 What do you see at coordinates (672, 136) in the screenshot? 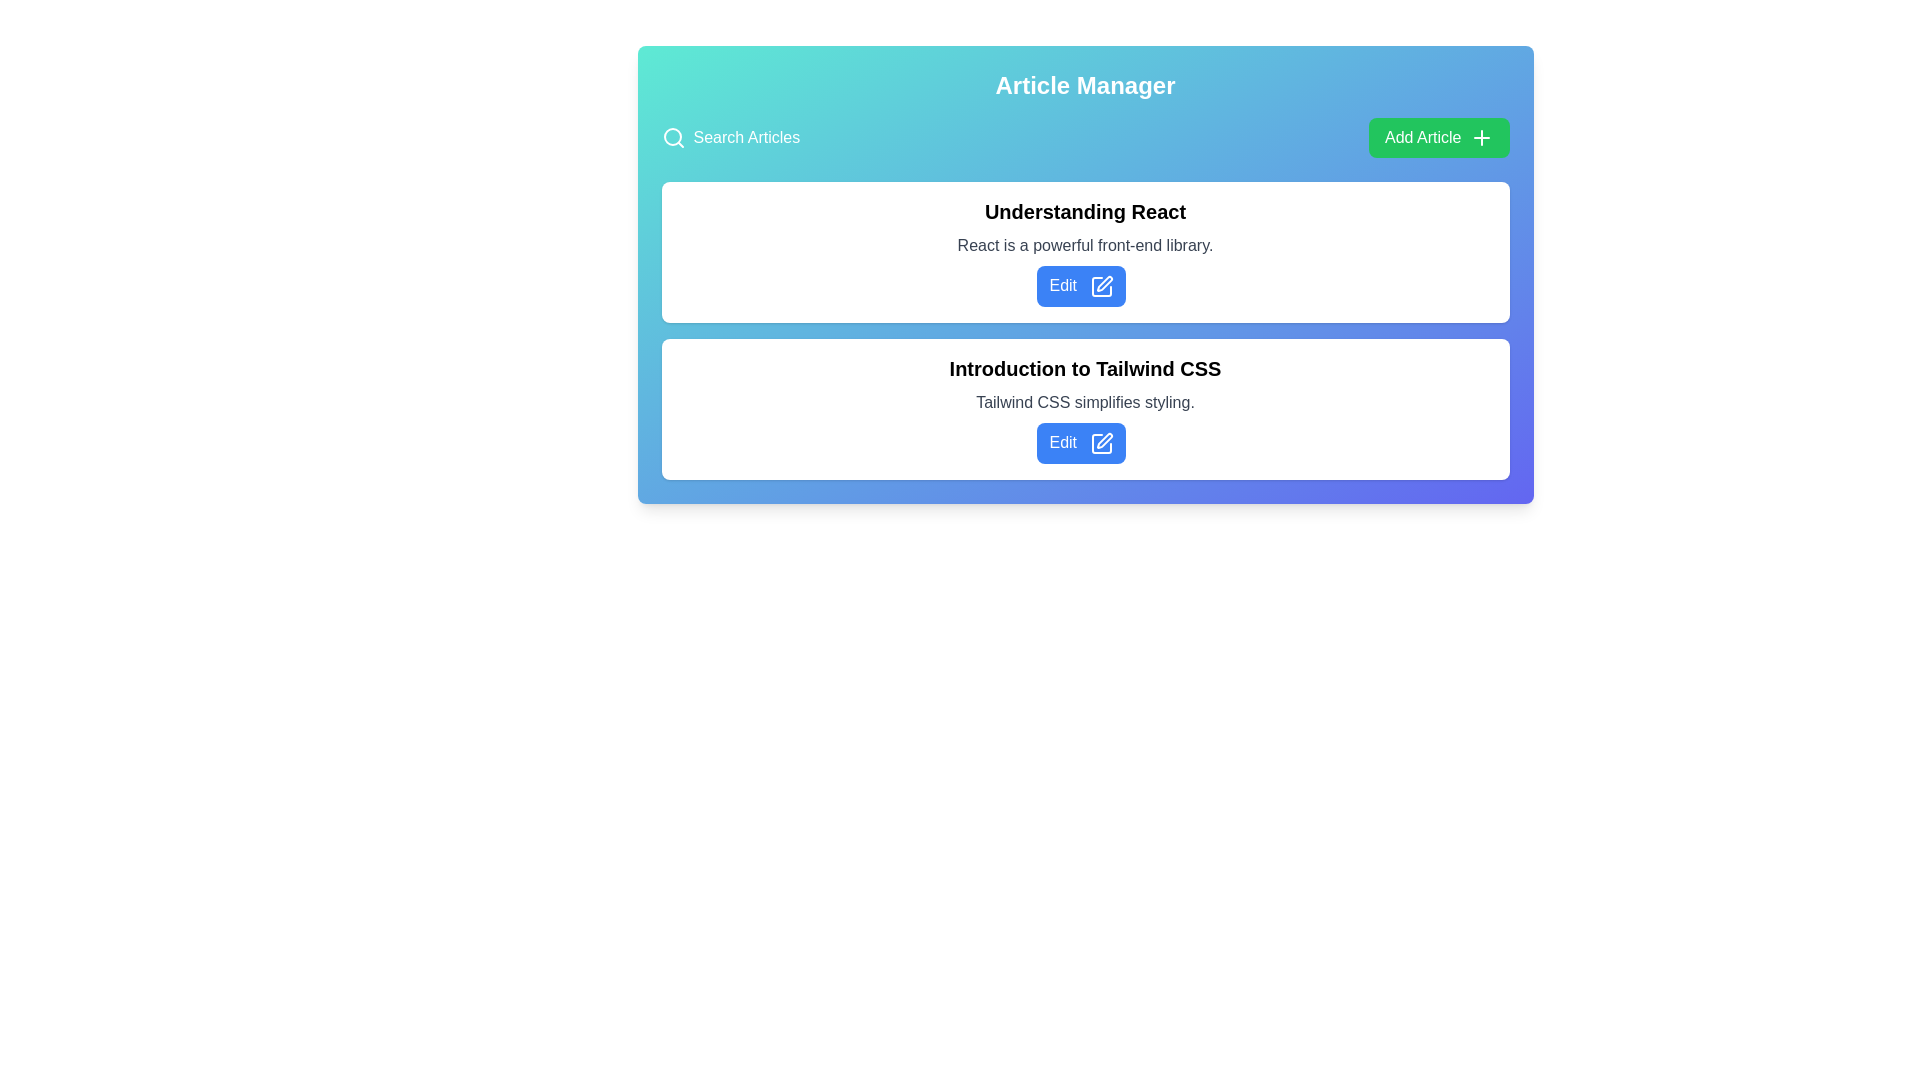
I see `the circular search icon located to the left of the 'Search Articles' text in the header bar` at bounding box center [672, 136].